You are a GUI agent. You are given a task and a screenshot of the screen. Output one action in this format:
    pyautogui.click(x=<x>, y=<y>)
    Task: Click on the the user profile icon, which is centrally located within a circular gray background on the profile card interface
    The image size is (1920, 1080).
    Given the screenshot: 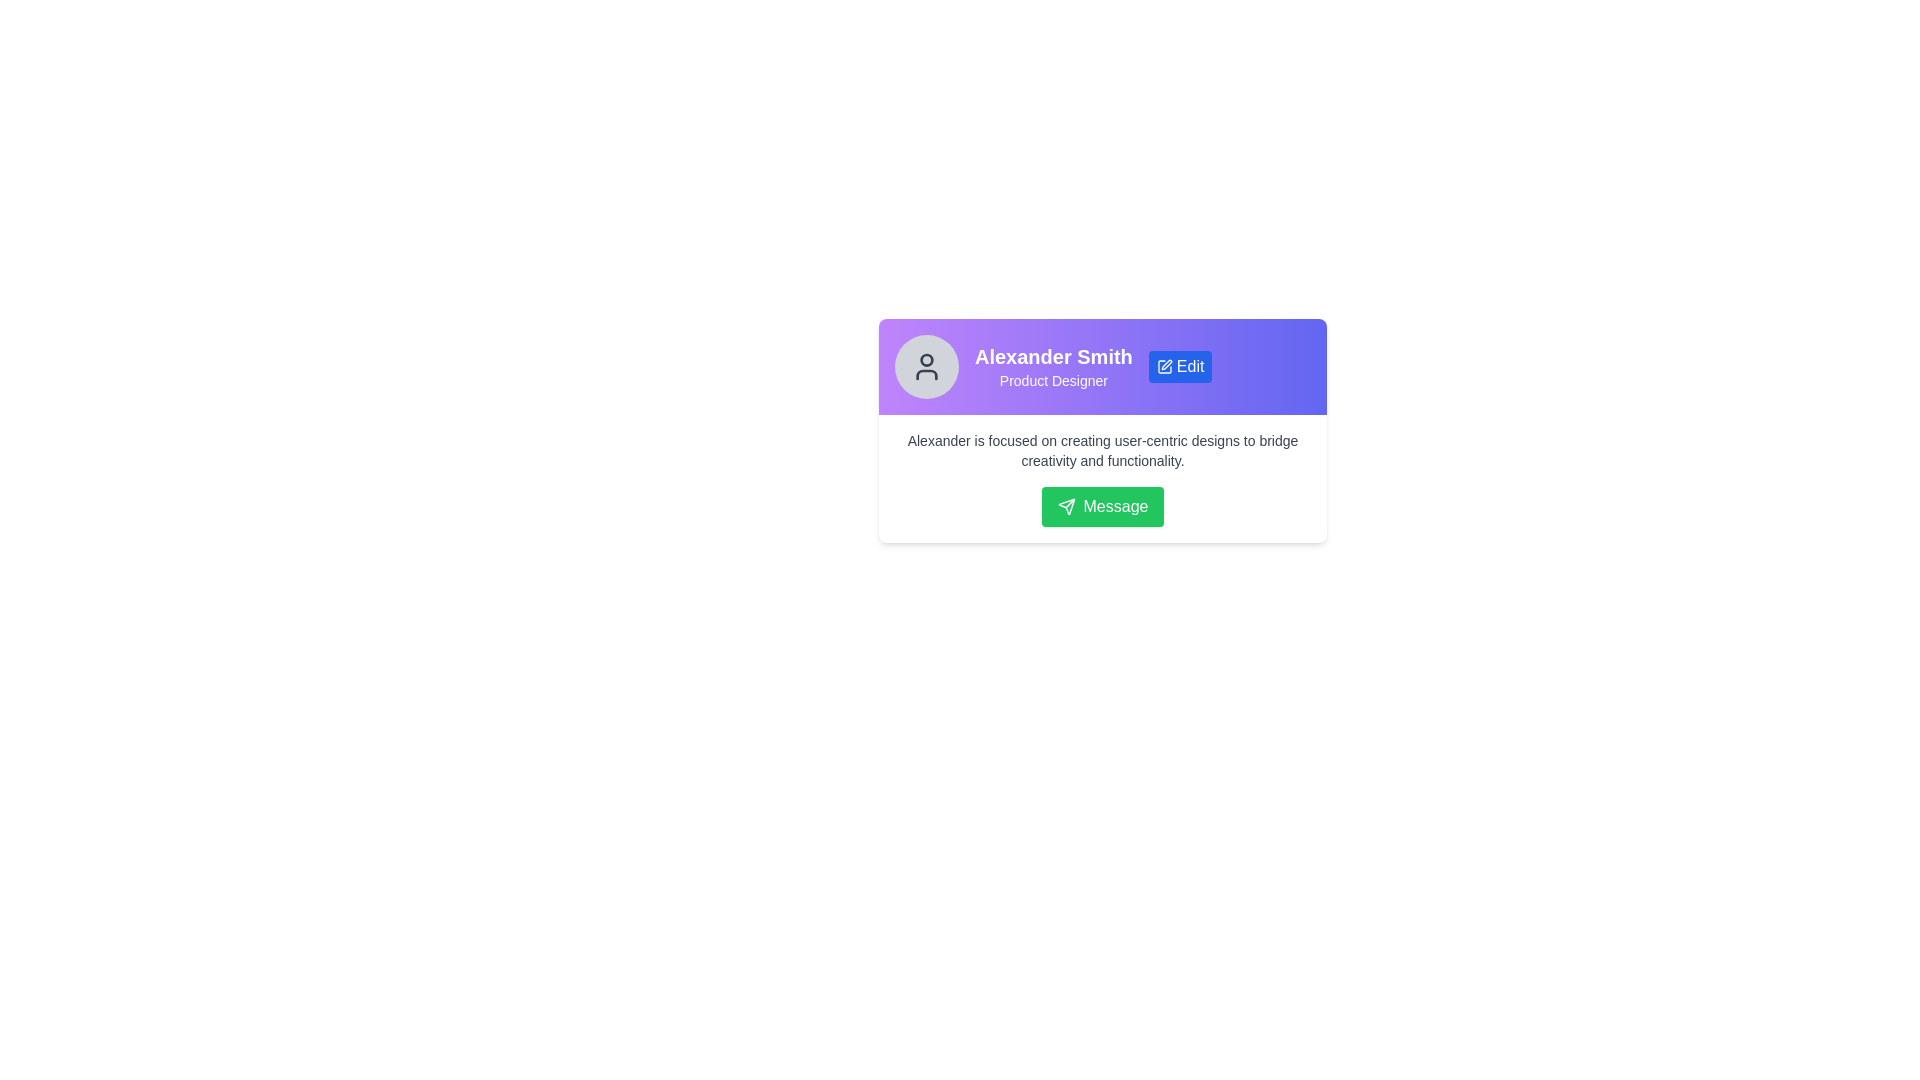 What is the action you would take?
    pyautogui.click(x=925, y=366)
    